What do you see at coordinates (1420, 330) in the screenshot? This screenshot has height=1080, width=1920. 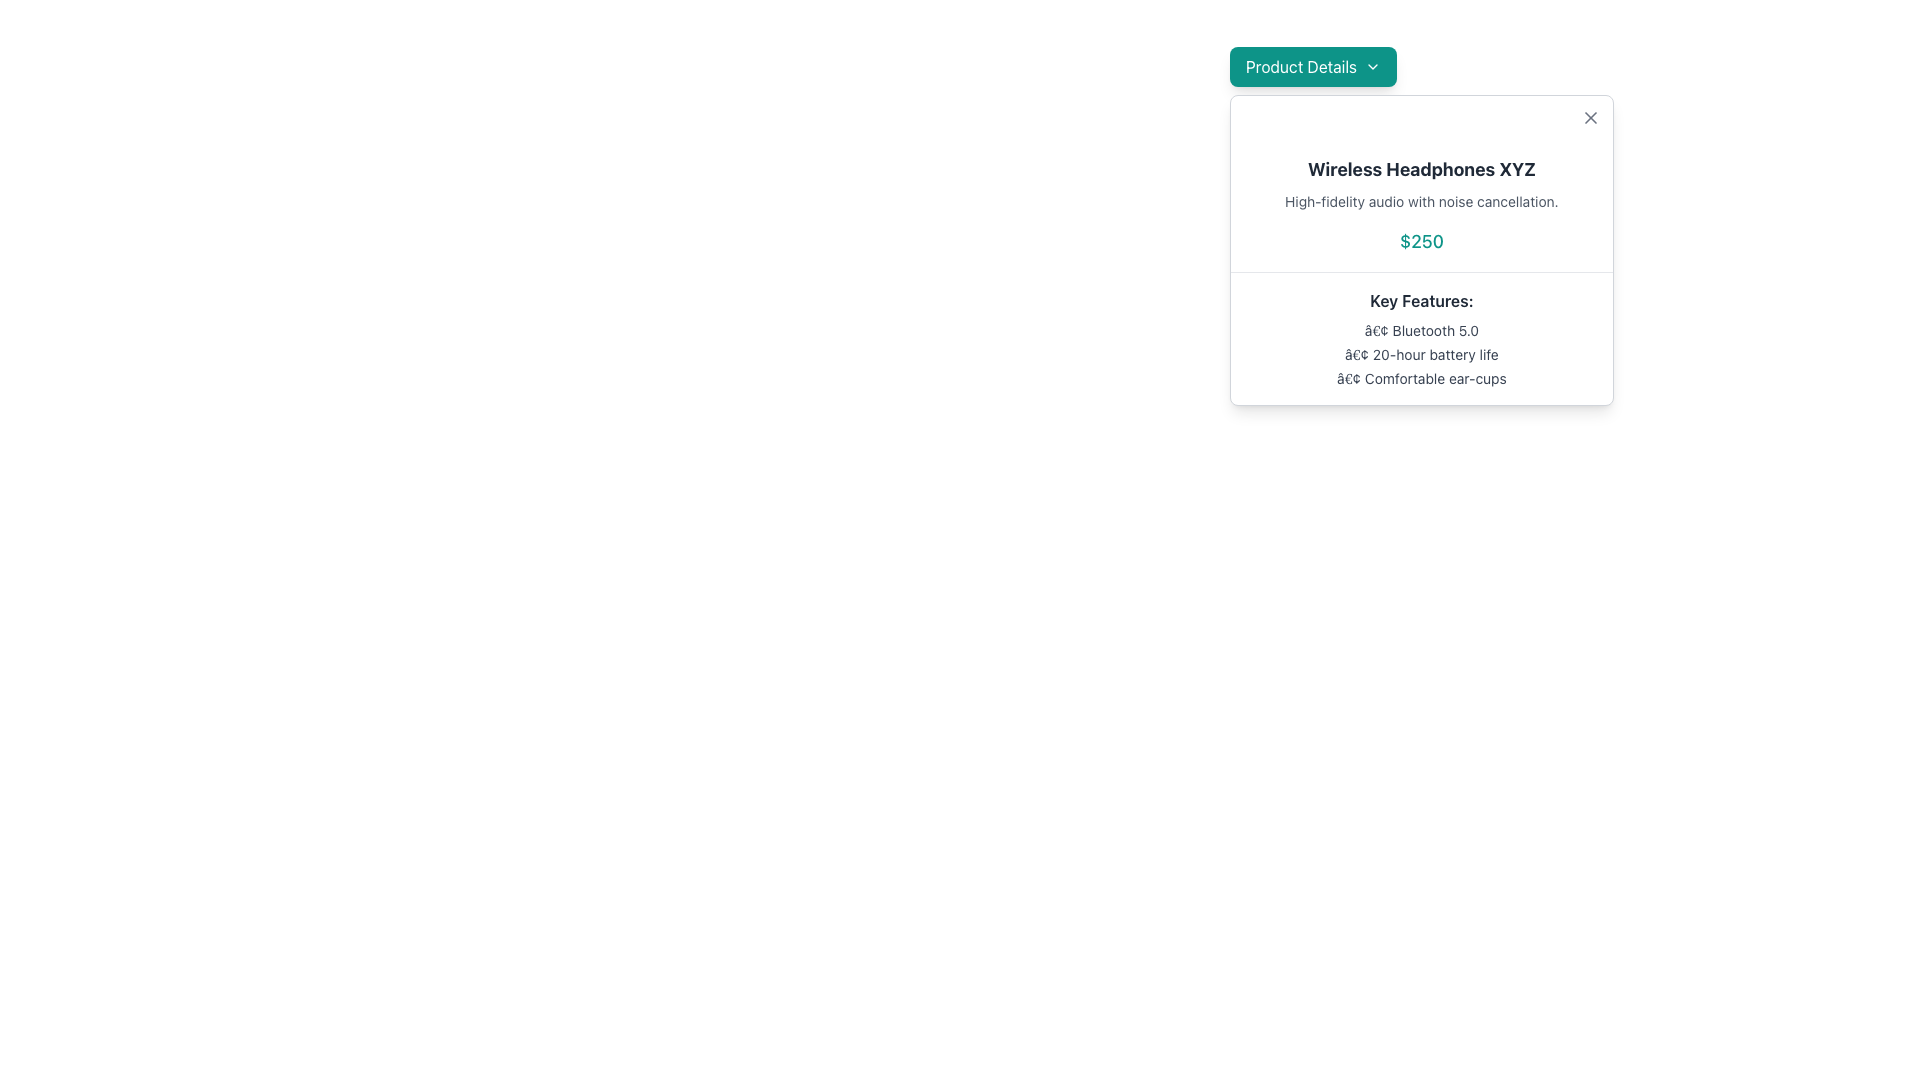 I see `feature description for Bluetooth 5.0 compatibility, which is the first item in the vertical list under the 'Key Features' title in the card layout` at bounding box center [1420, 330].